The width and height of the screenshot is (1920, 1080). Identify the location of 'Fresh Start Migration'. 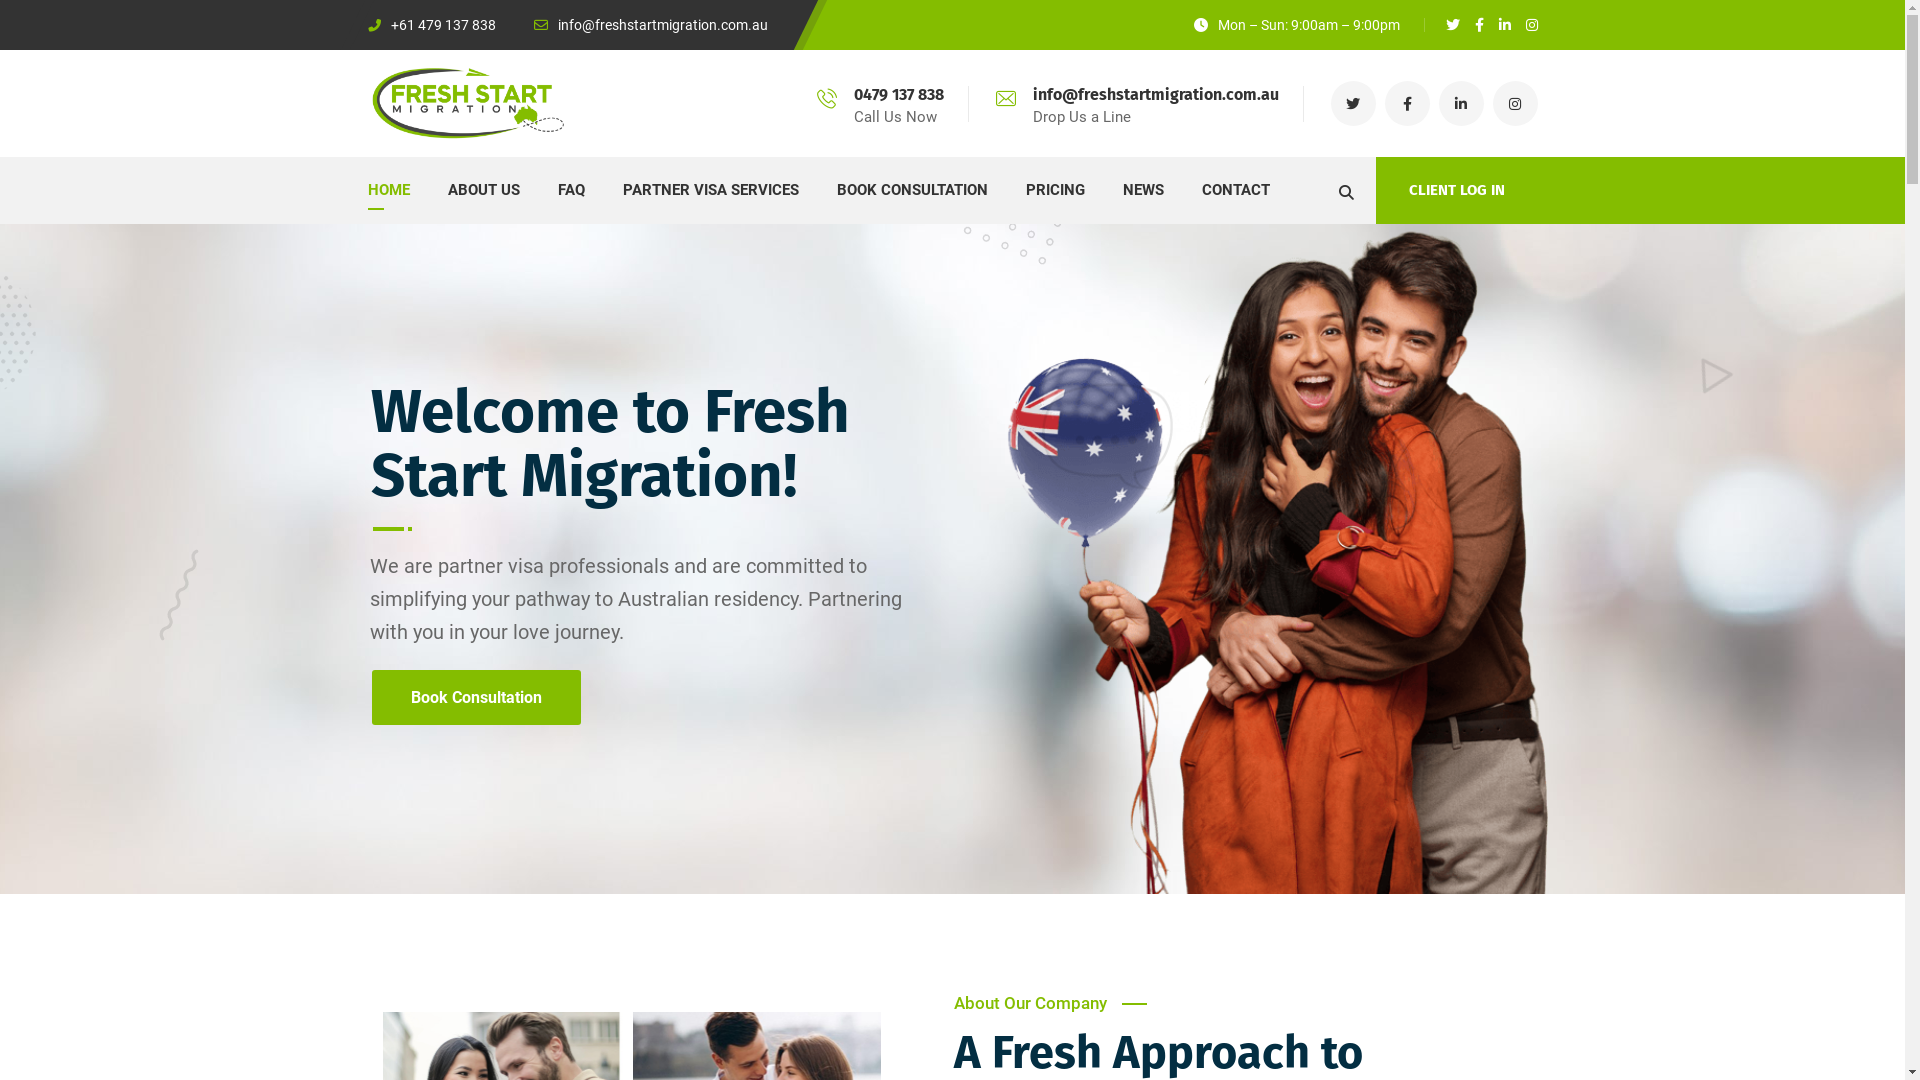
(368, 103).